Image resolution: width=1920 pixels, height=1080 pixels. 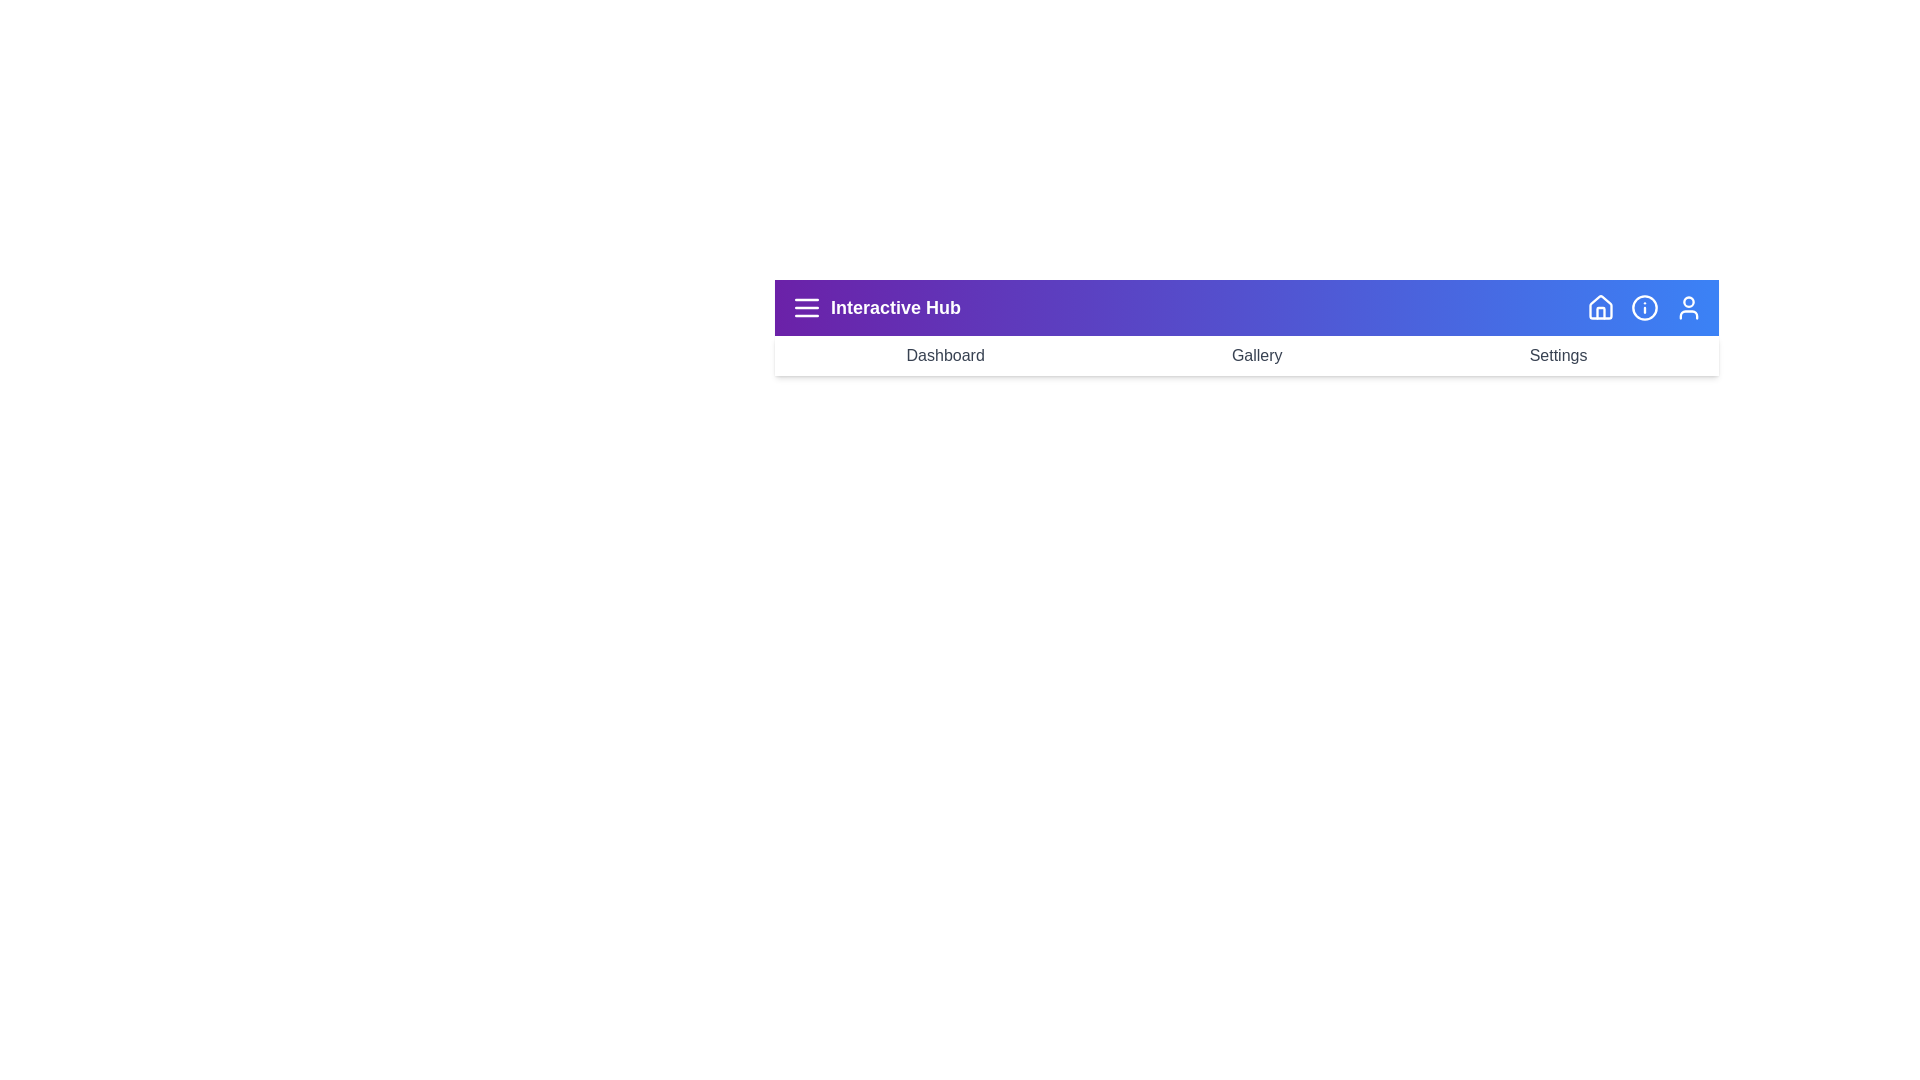 What do you see at coordinates (806, 308) in the screenshot?
I see `the menu icon to toggle the menu visibility` at bounding box center [806, 308].